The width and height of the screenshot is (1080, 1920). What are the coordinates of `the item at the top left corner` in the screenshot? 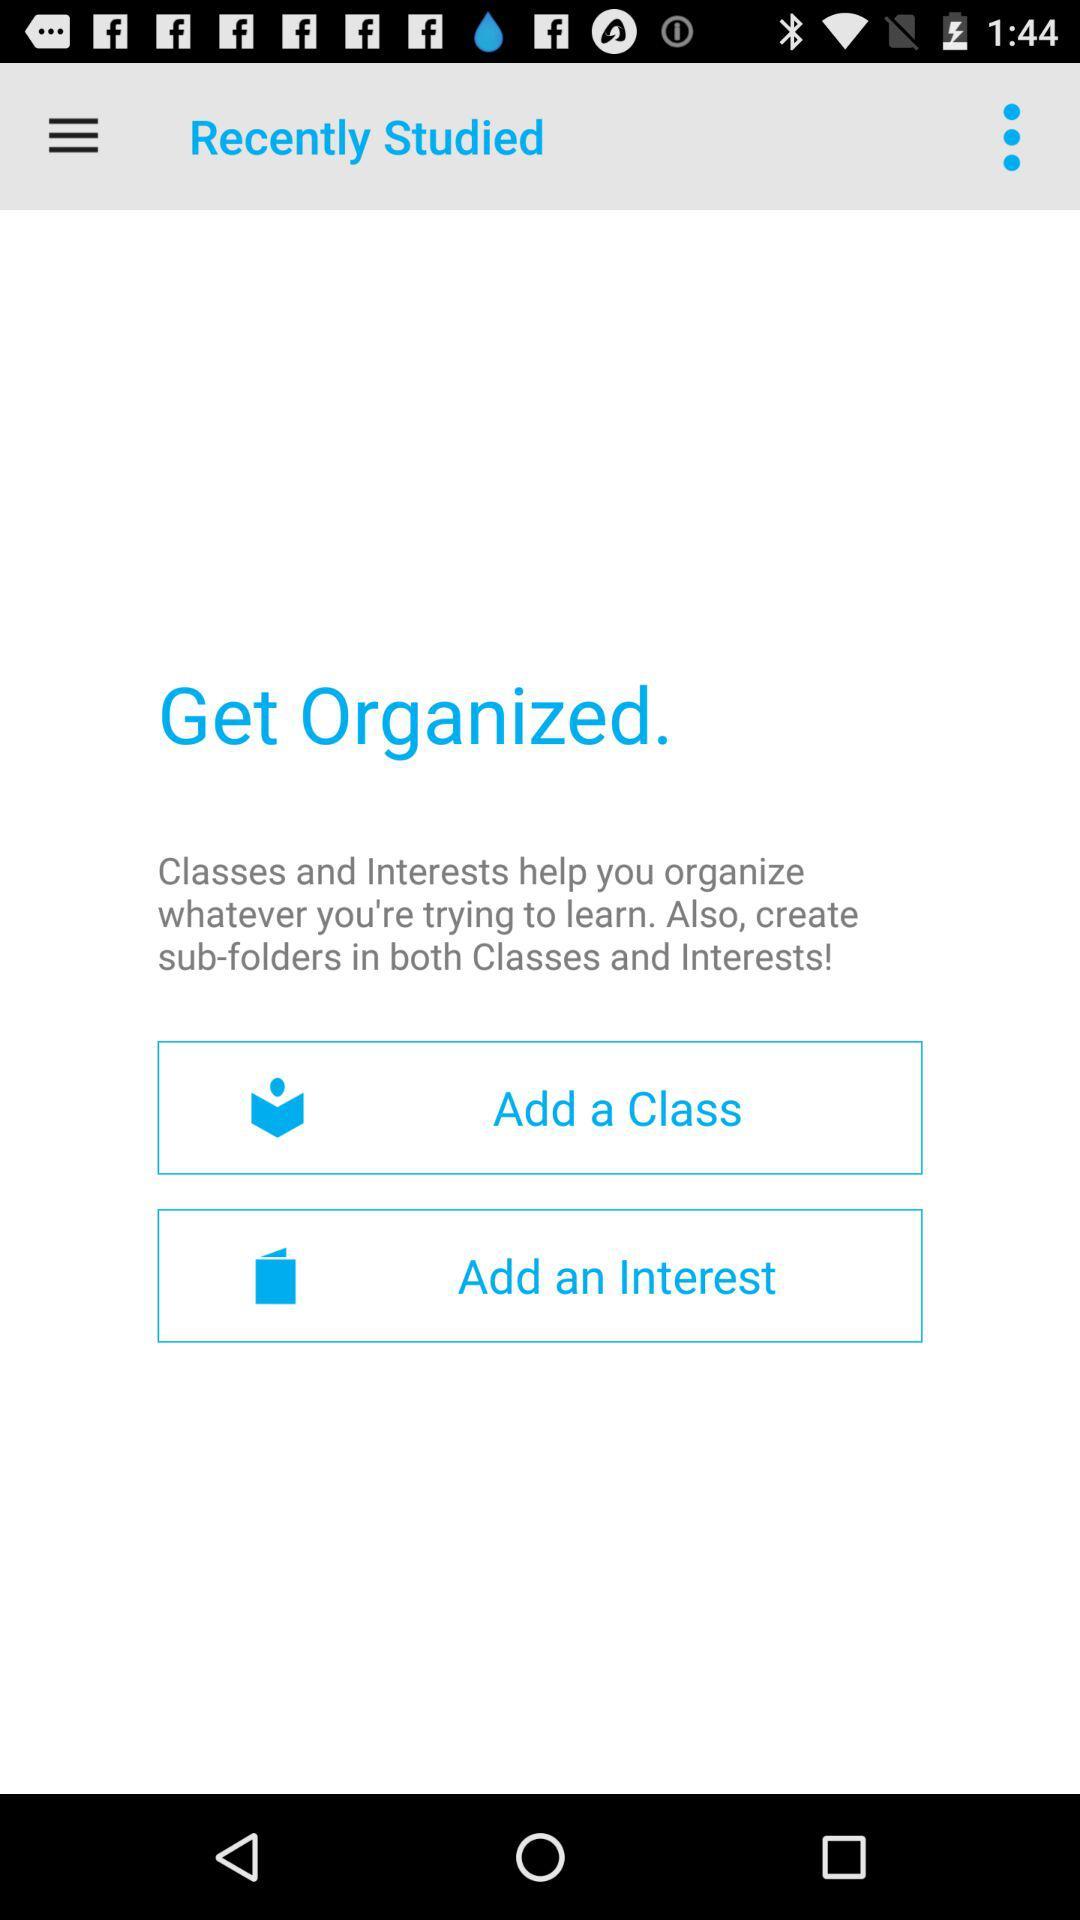 It's located at (72, 135).